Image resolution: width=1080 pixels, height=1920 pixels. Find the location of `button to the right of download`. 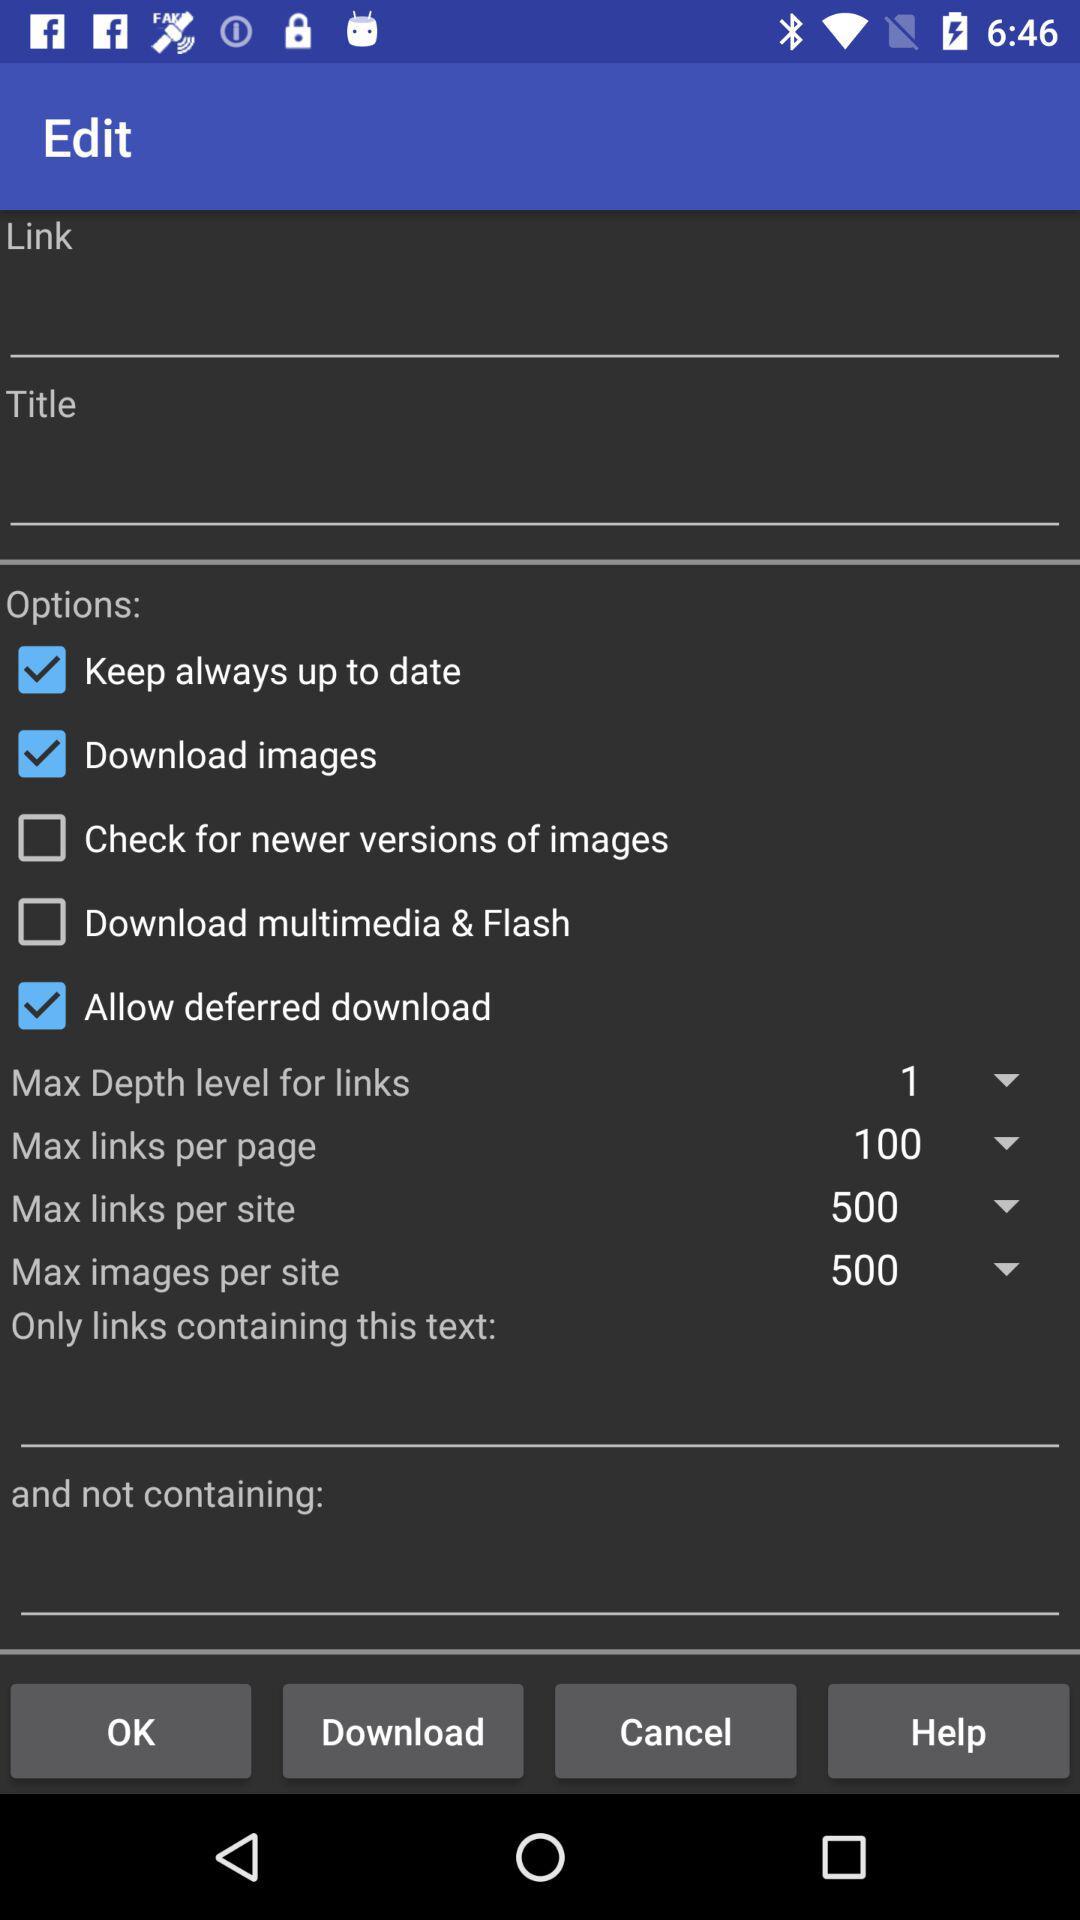

button to the right of download is located at coordinates (675, 1730).